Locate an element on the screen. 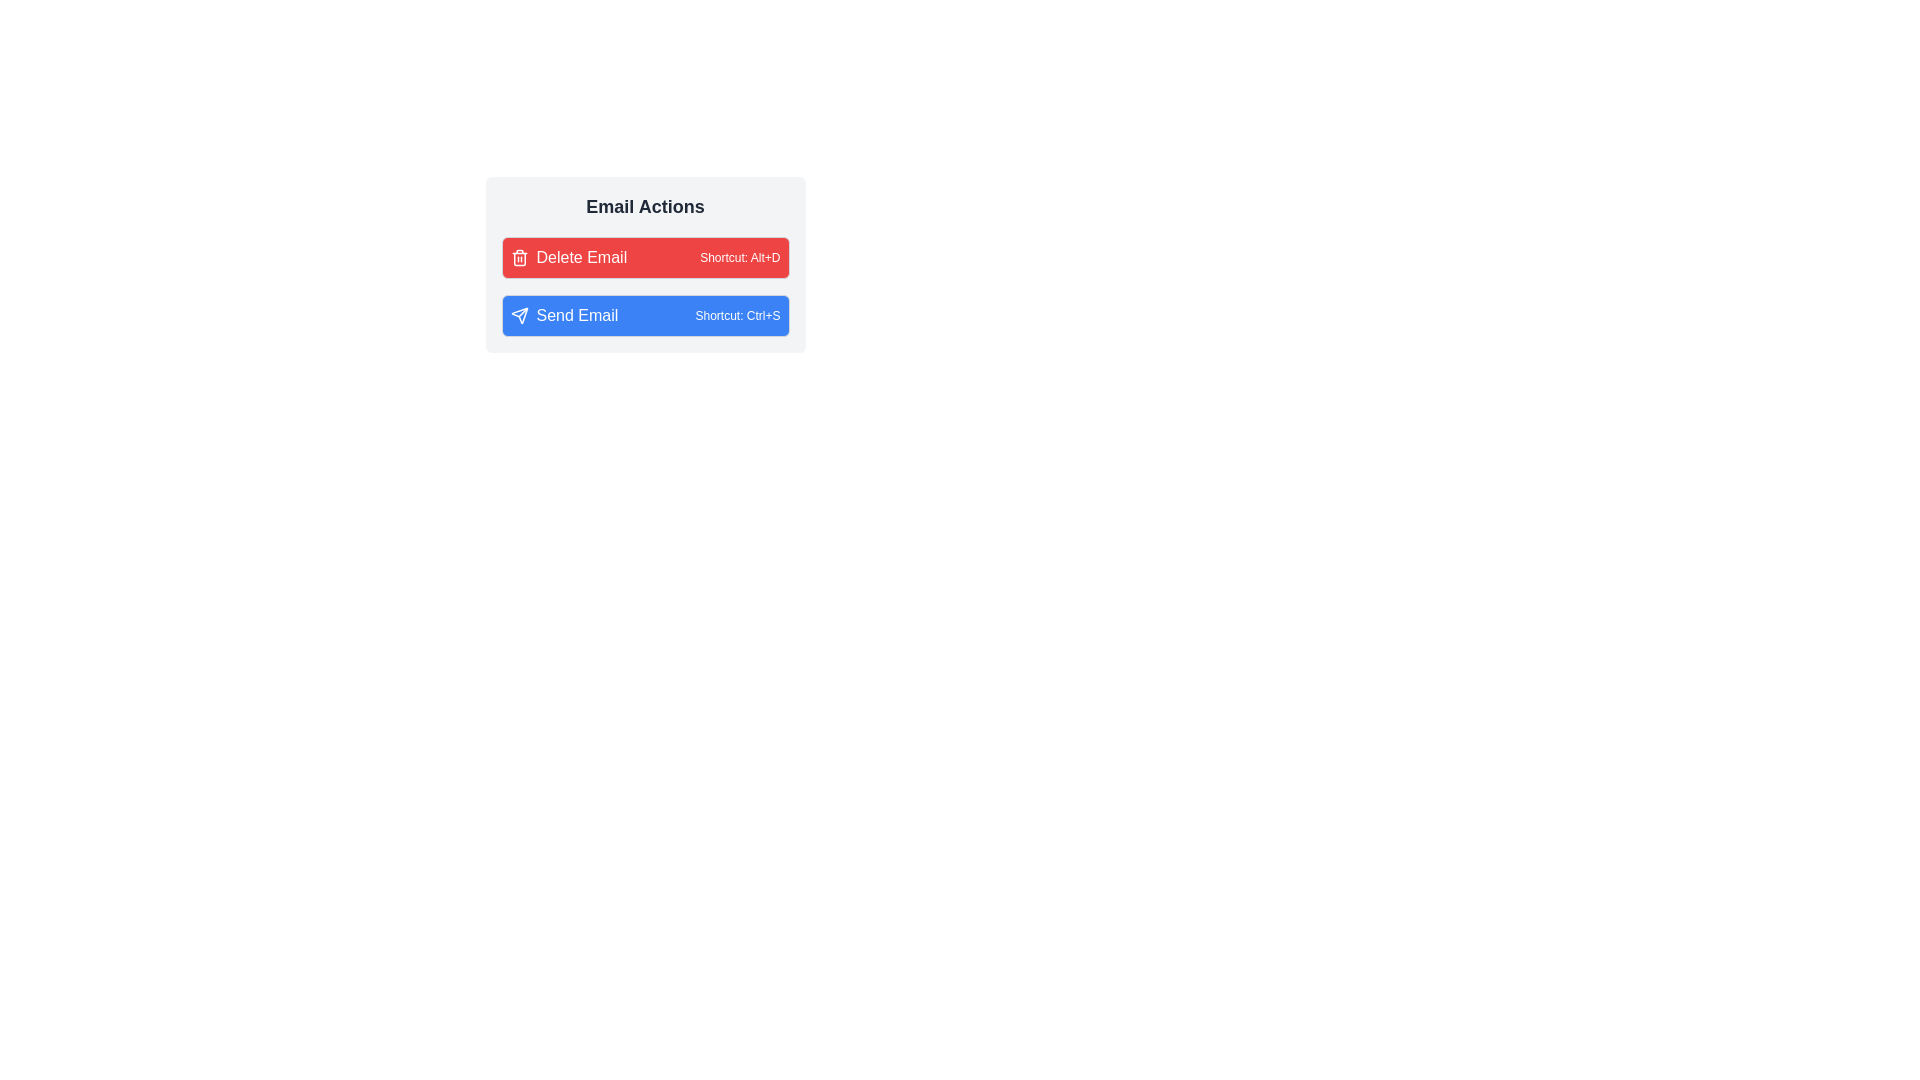  the Text Label that displays the keyboard shortcut (Alt+D) for activating the 'Delete Email' action, which is located at the far-right end of the red-colored 'Delete Email' button in the 'Email Actions' panel is located at coordinates (739, 257).